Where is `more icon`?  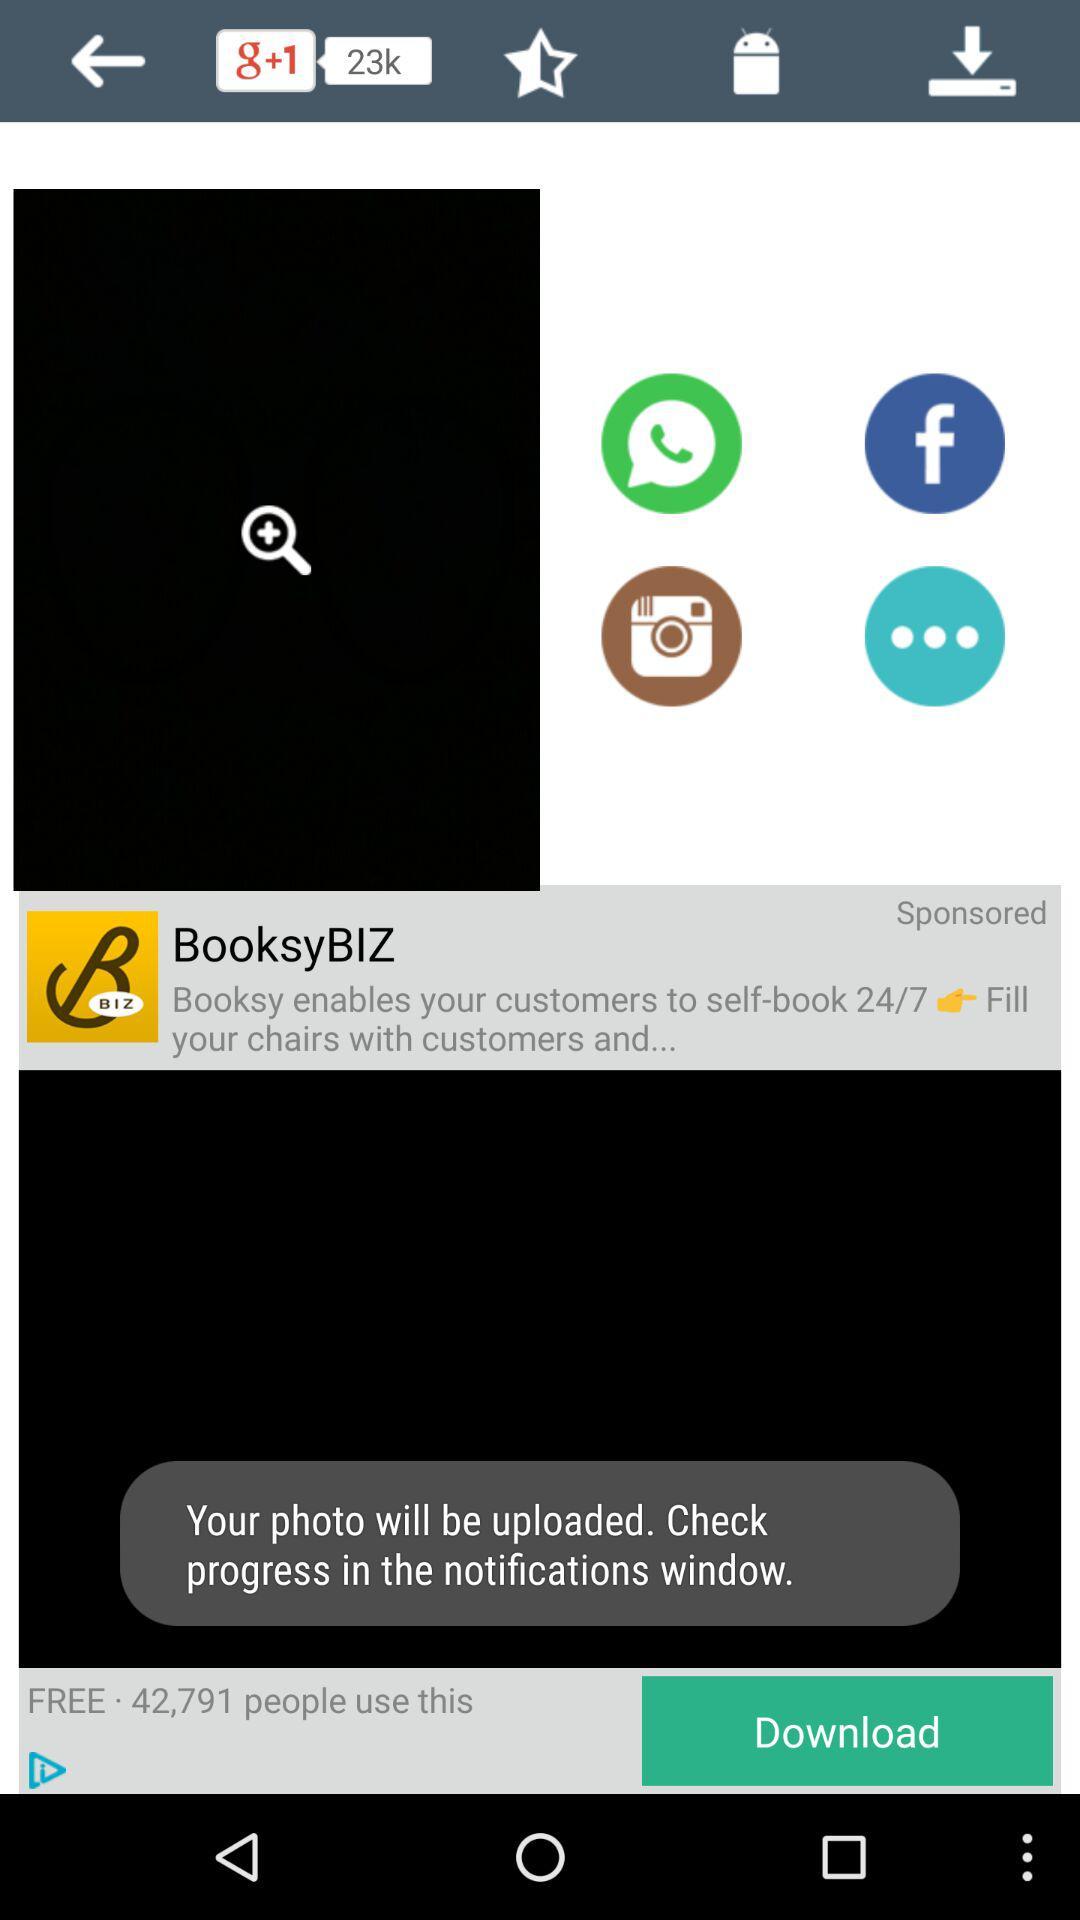 more icon is located at coordinates (934, 635).